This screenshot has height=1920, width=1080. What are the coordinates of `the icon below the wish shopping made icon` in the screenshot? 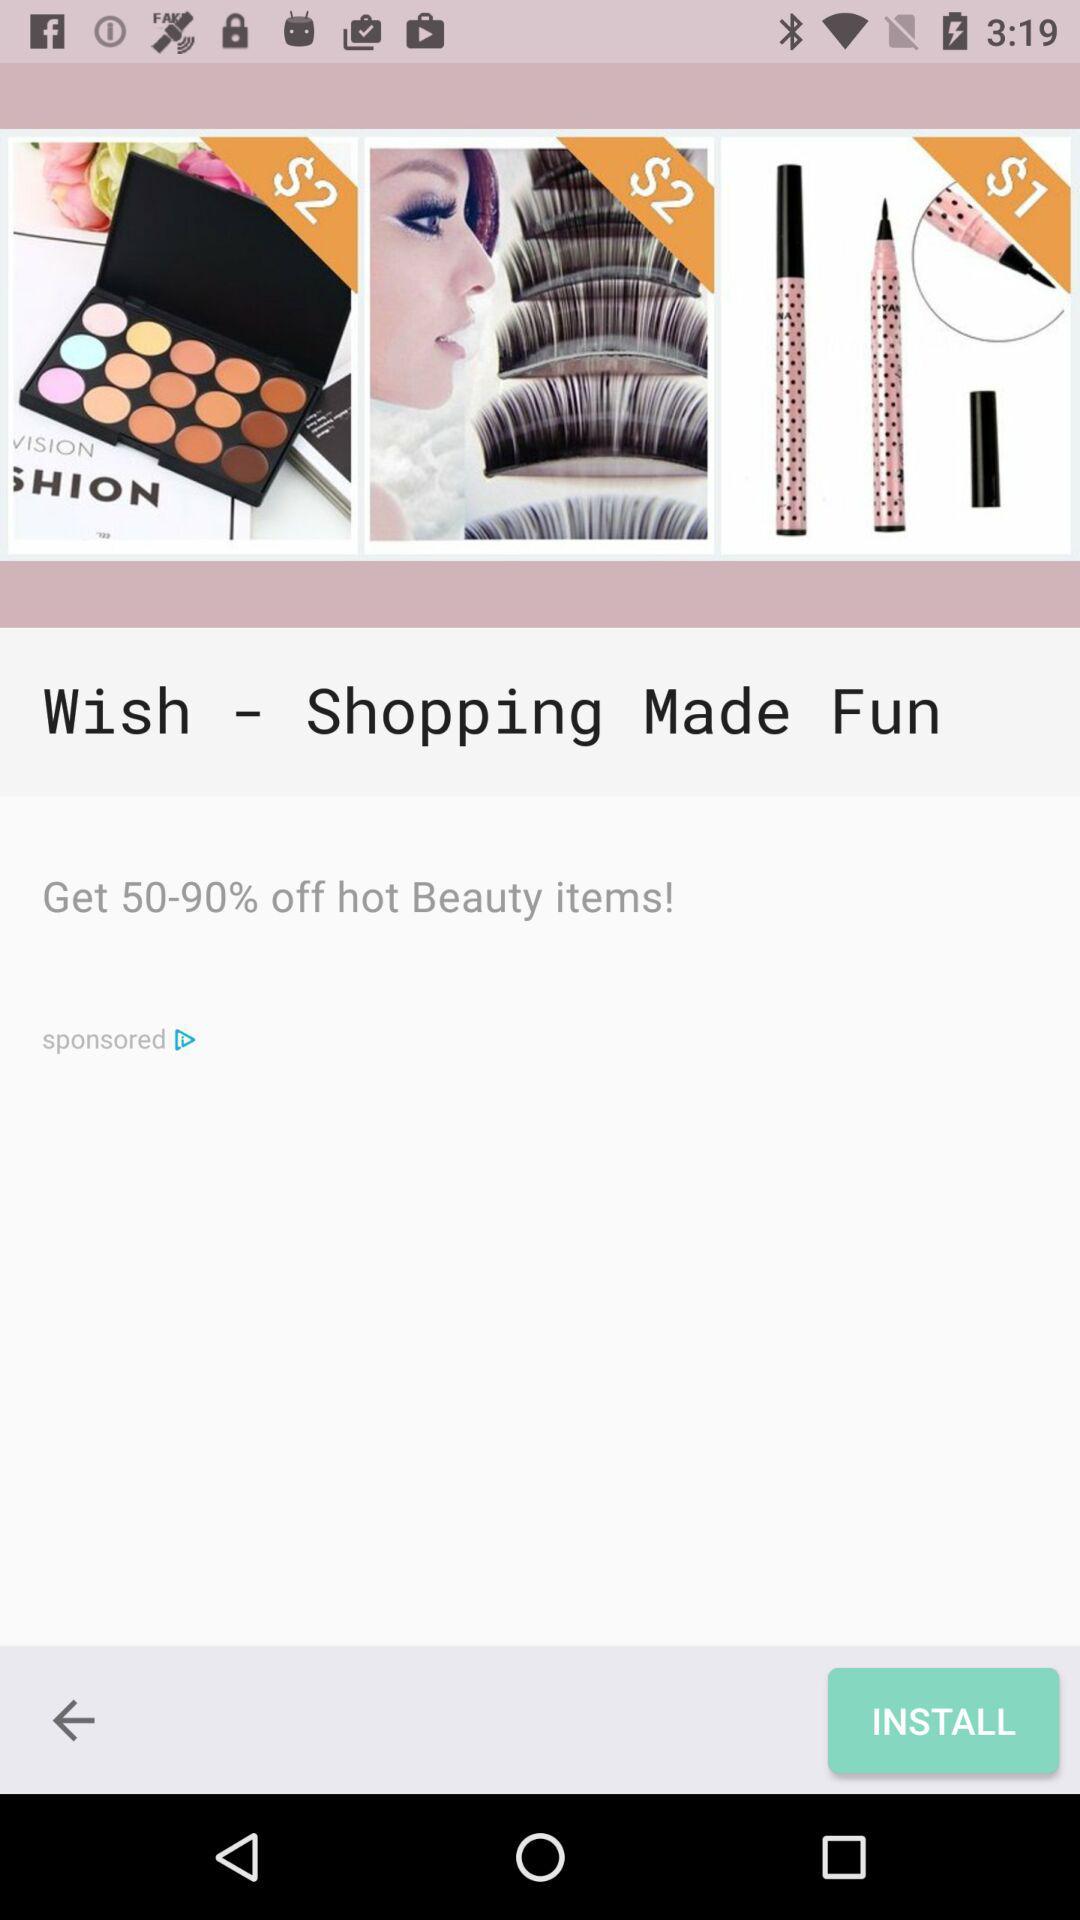 It's located at (943, 1719).